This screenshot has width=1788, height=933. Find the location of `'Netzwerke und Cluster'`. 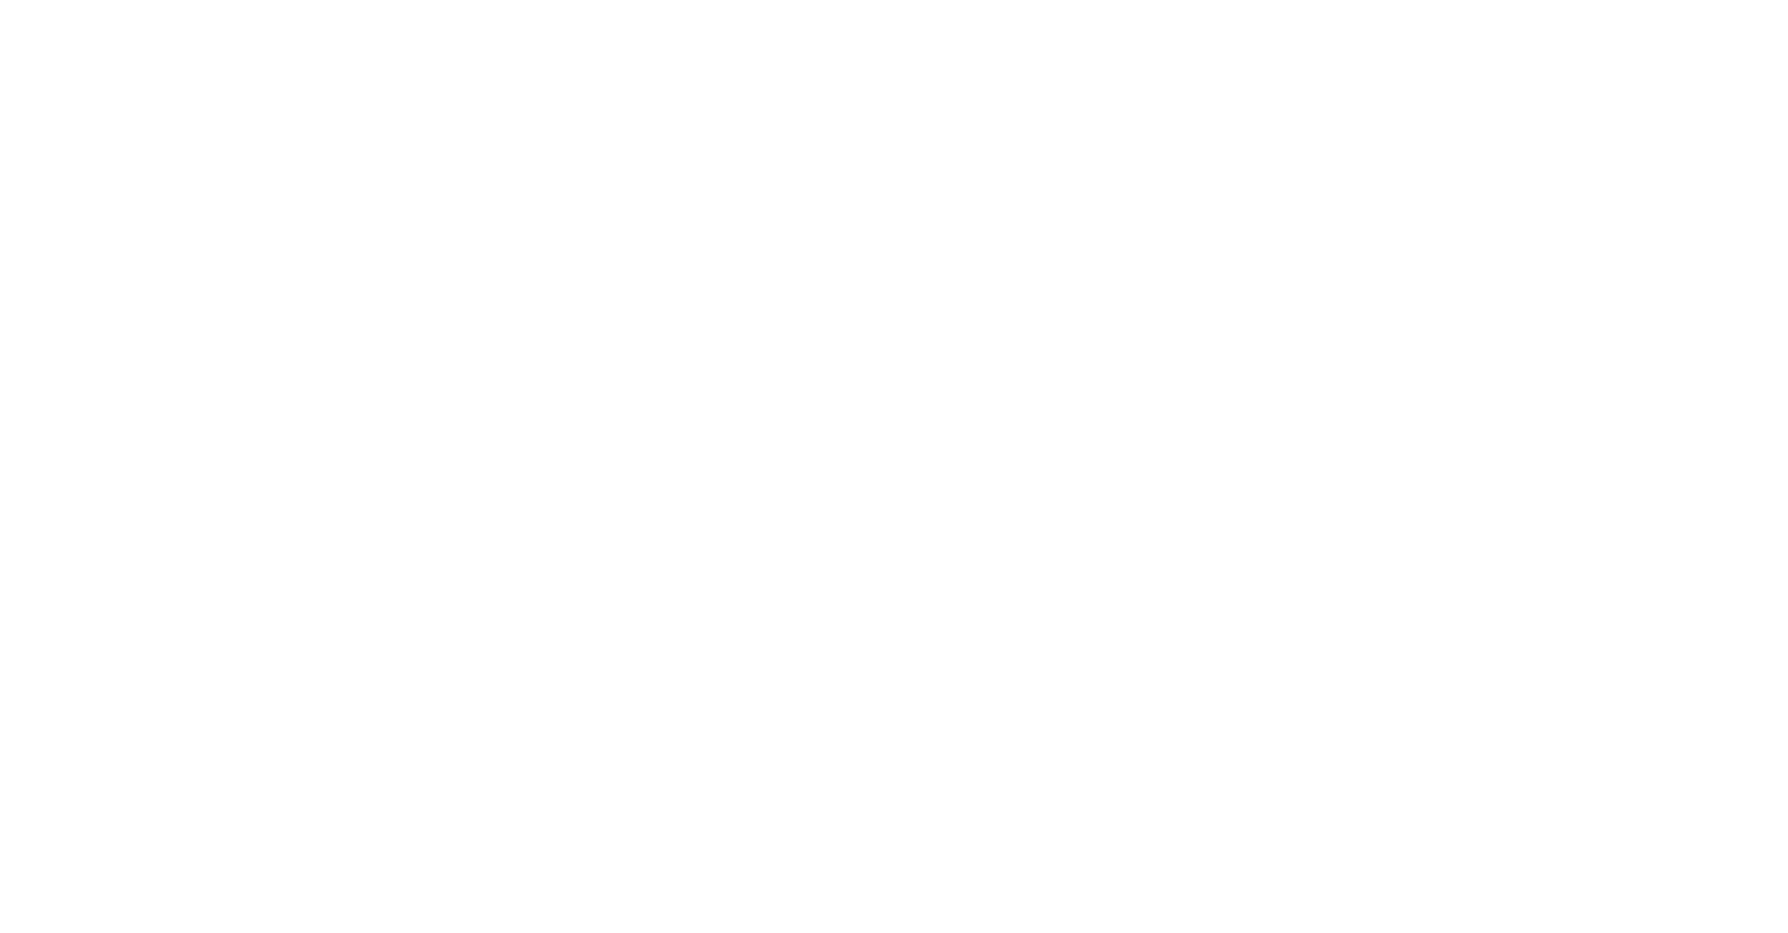

'Netzwerke und Cluster' is located at coordinates (47, 531).